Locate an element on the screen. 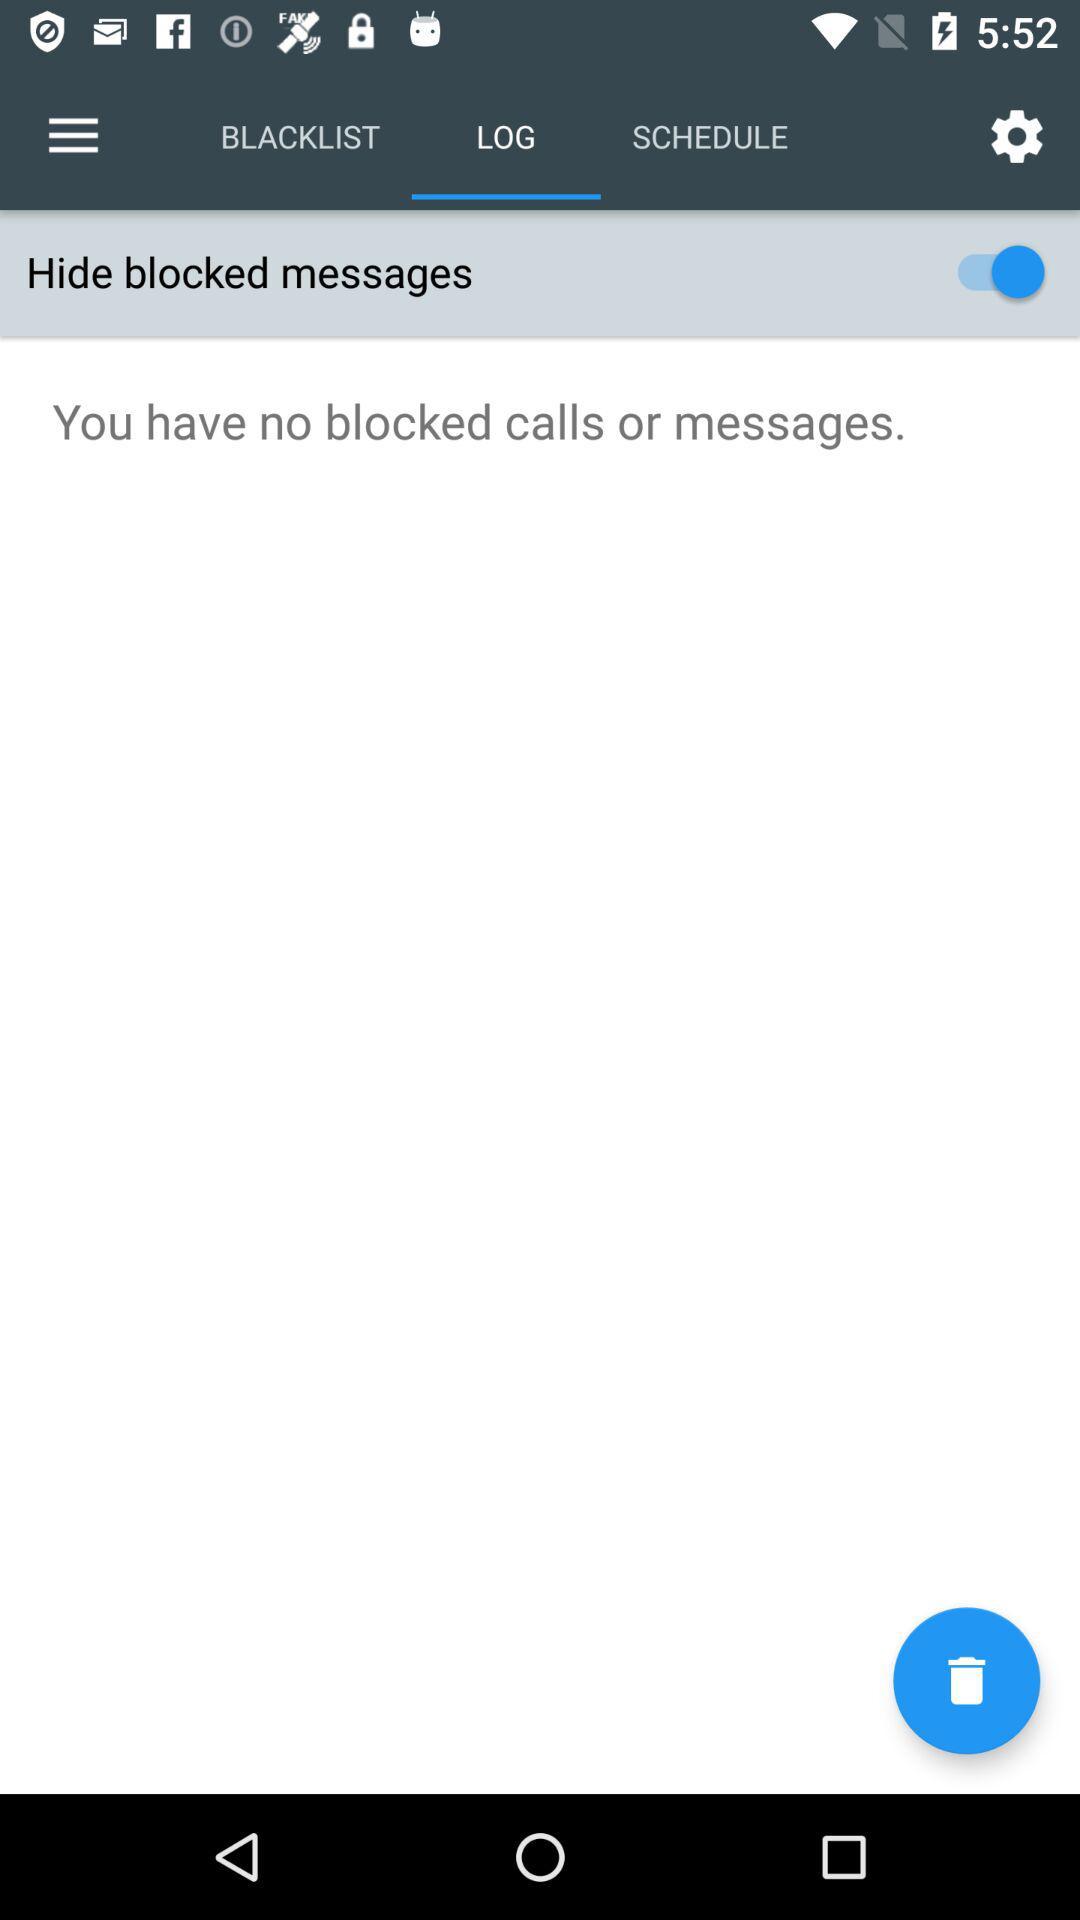 Image resolution: width=1080 pixels, height=1920 pixels. item next to the schedule item is located at coordinates (1017, 135).